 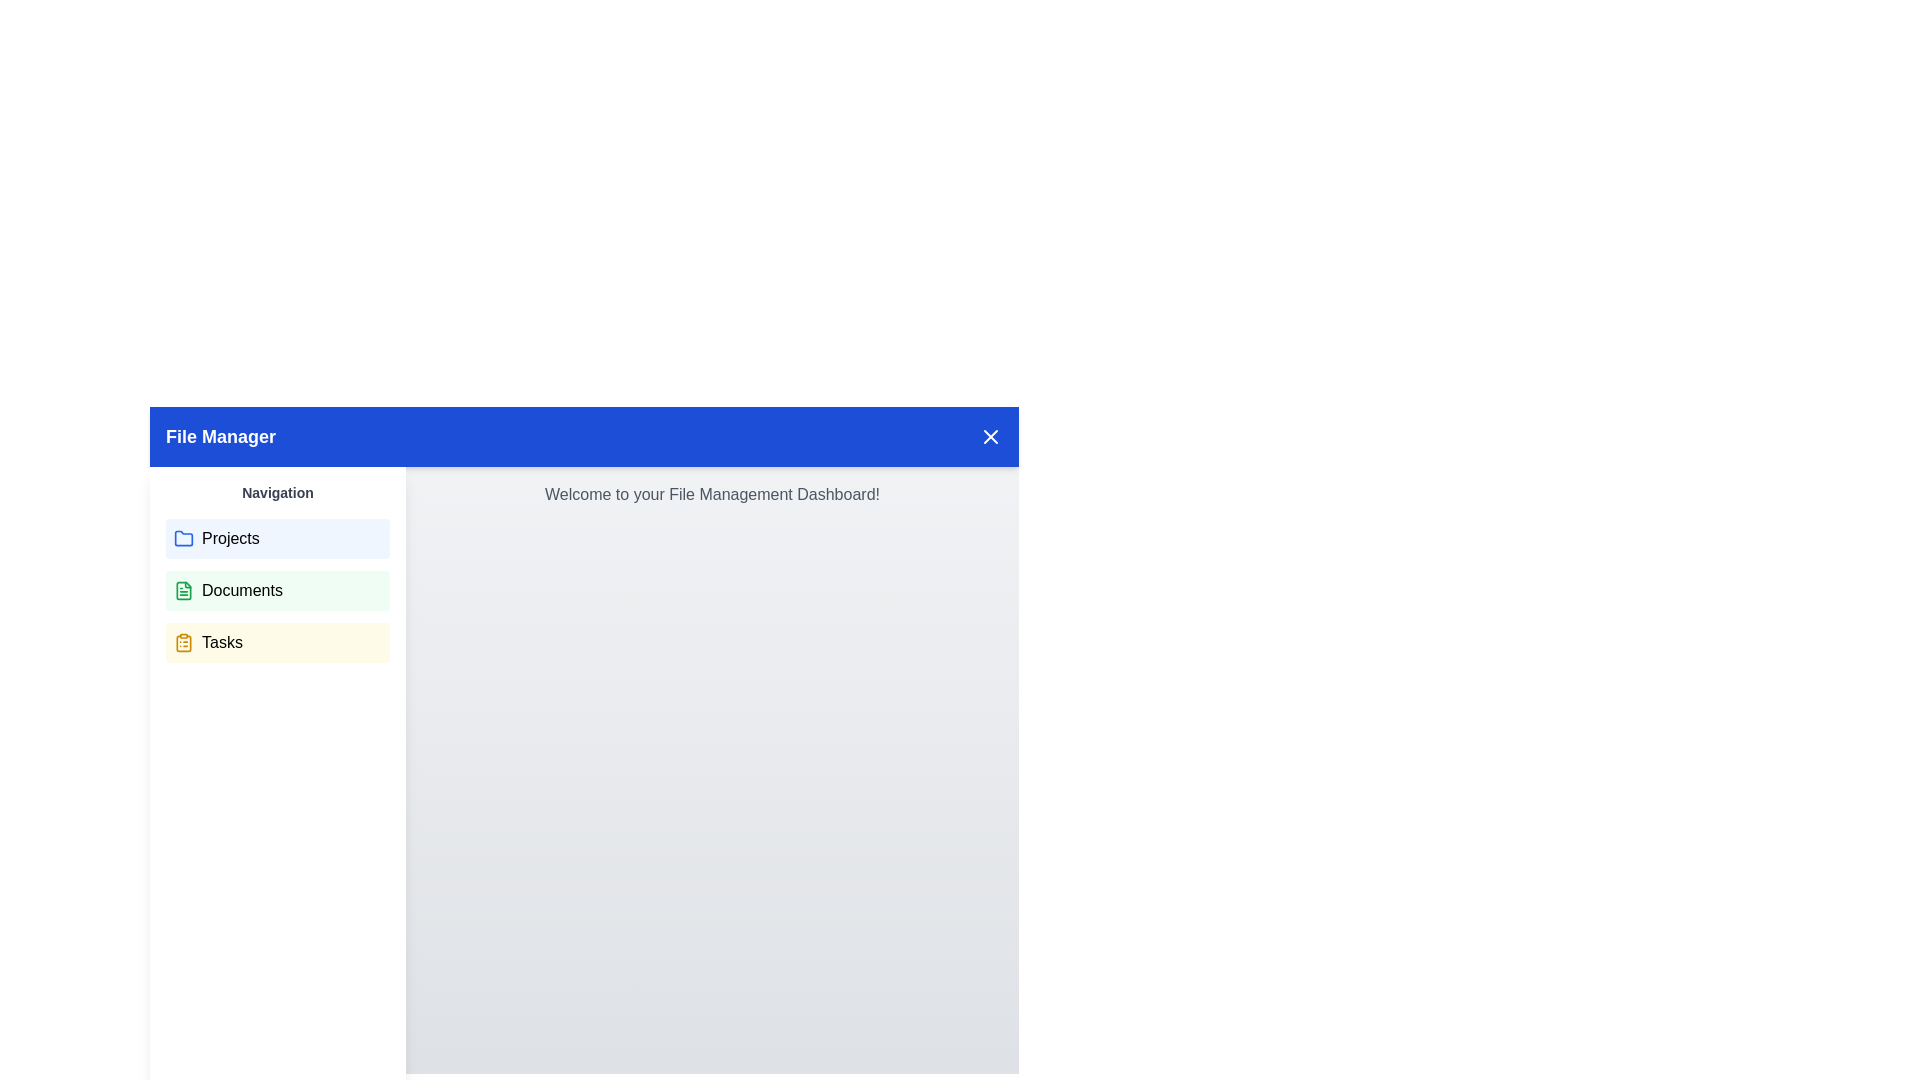 I want to click on the 'Projects' folder icon located in the left navigation panel, so click(x=183, y=536).